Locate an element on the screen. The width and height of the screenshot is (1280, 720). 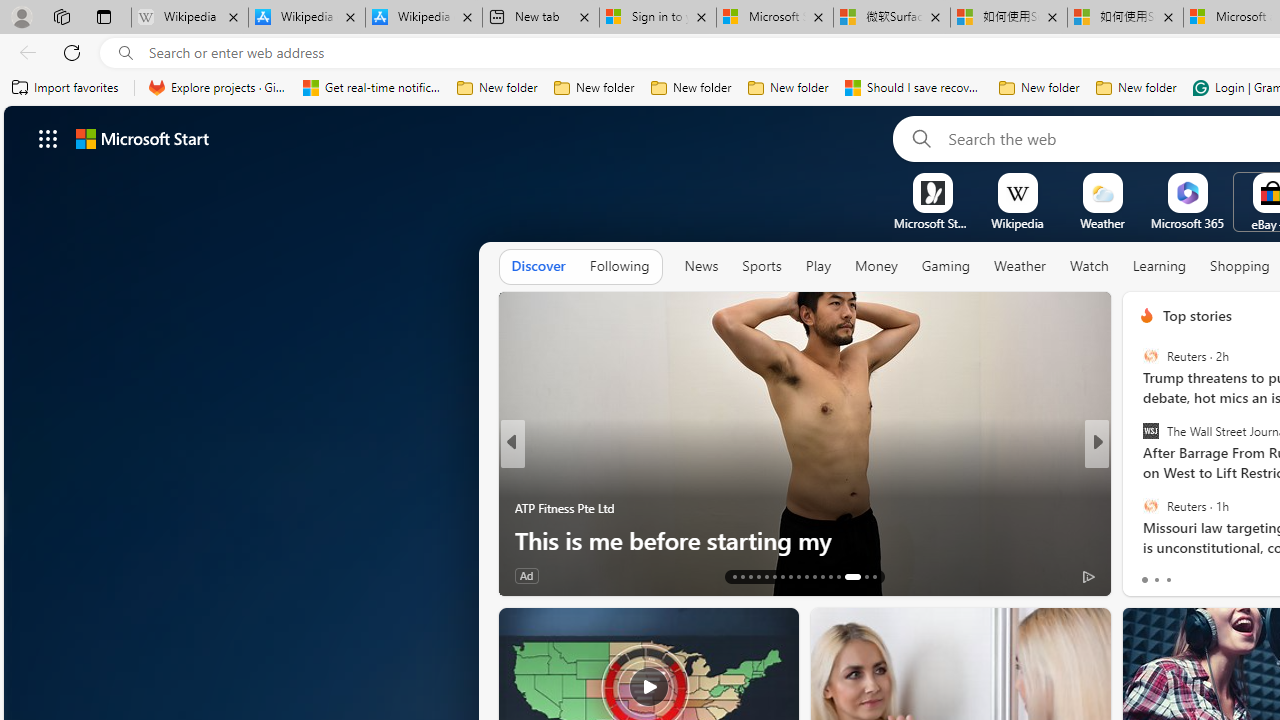
'AutomationID: tab-15' is located at coordinates (749, 577).